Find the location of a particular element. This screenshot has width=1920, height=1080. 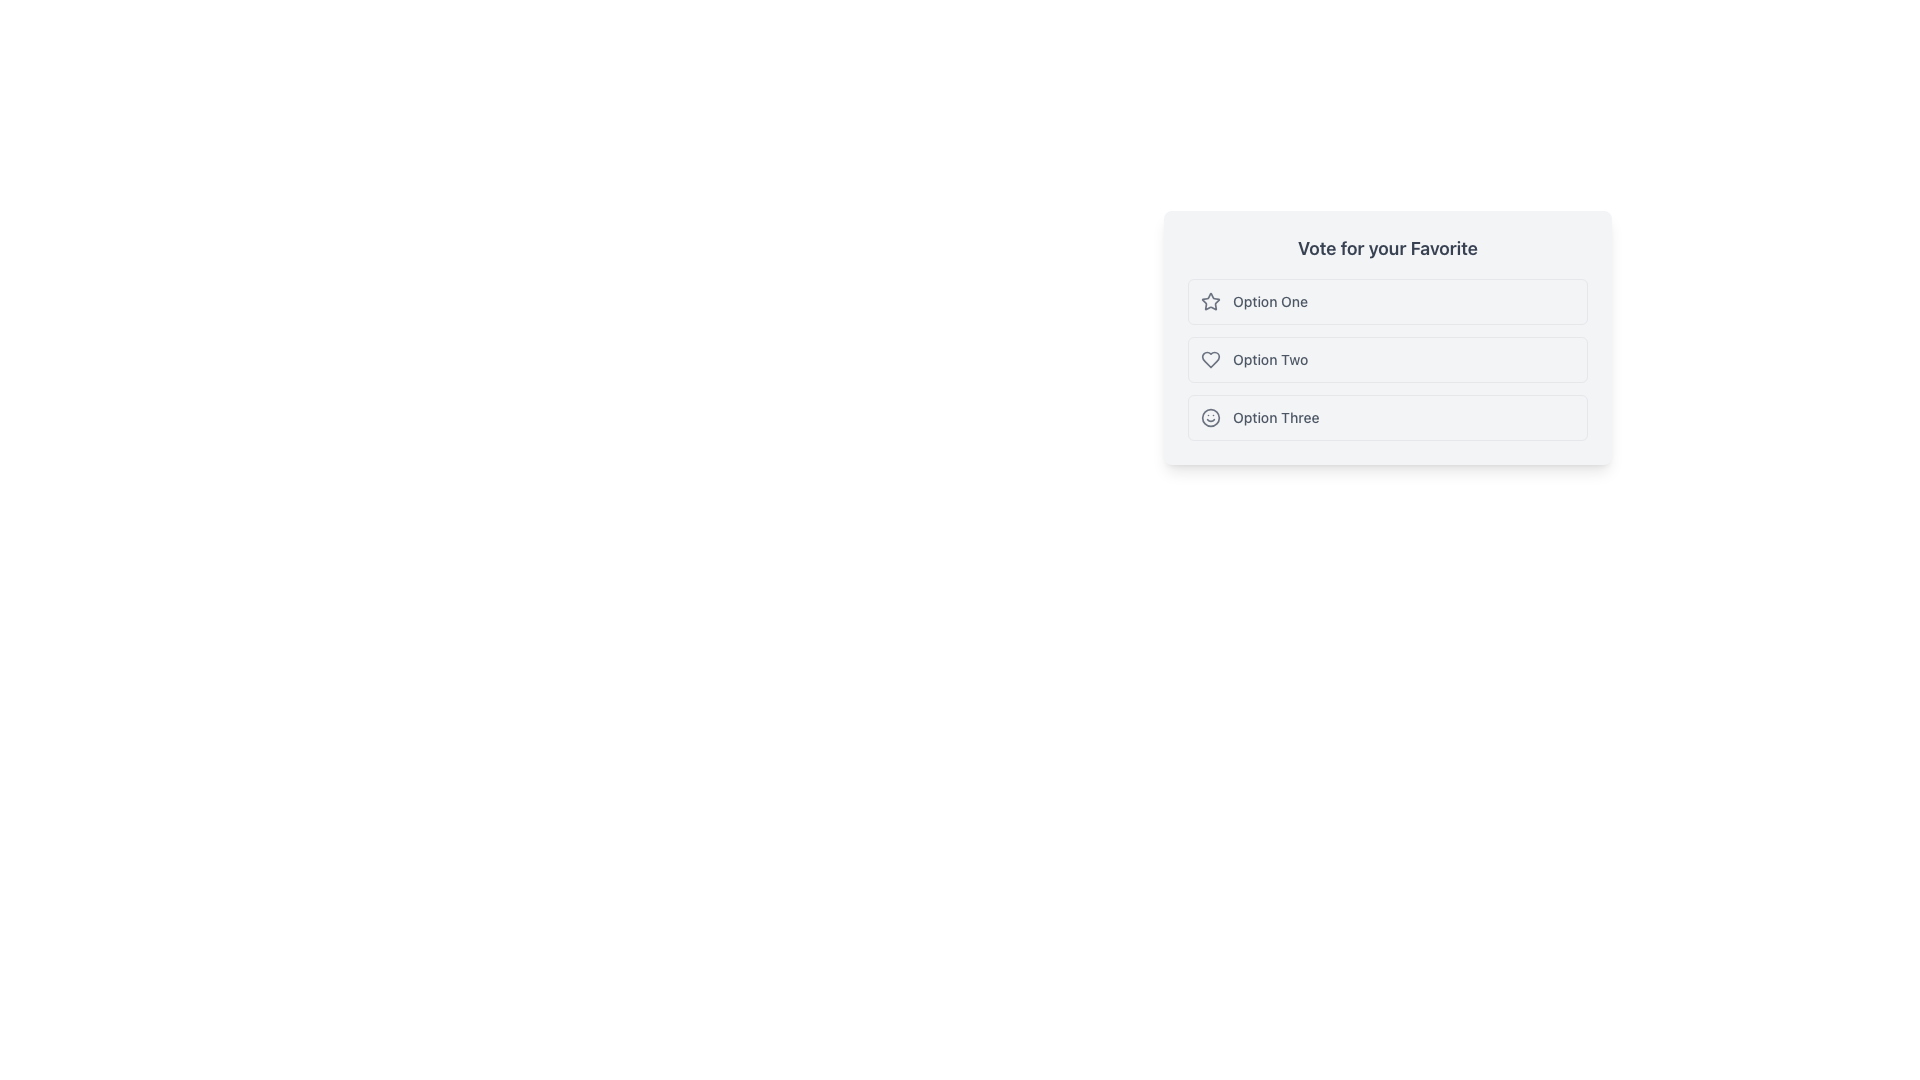

the circular smiley face icon outlined with a gray stroke, located to the extreme left of the 'Option Three' label under 'Vote for your Favorite' is located at coordinates (1209, 416).